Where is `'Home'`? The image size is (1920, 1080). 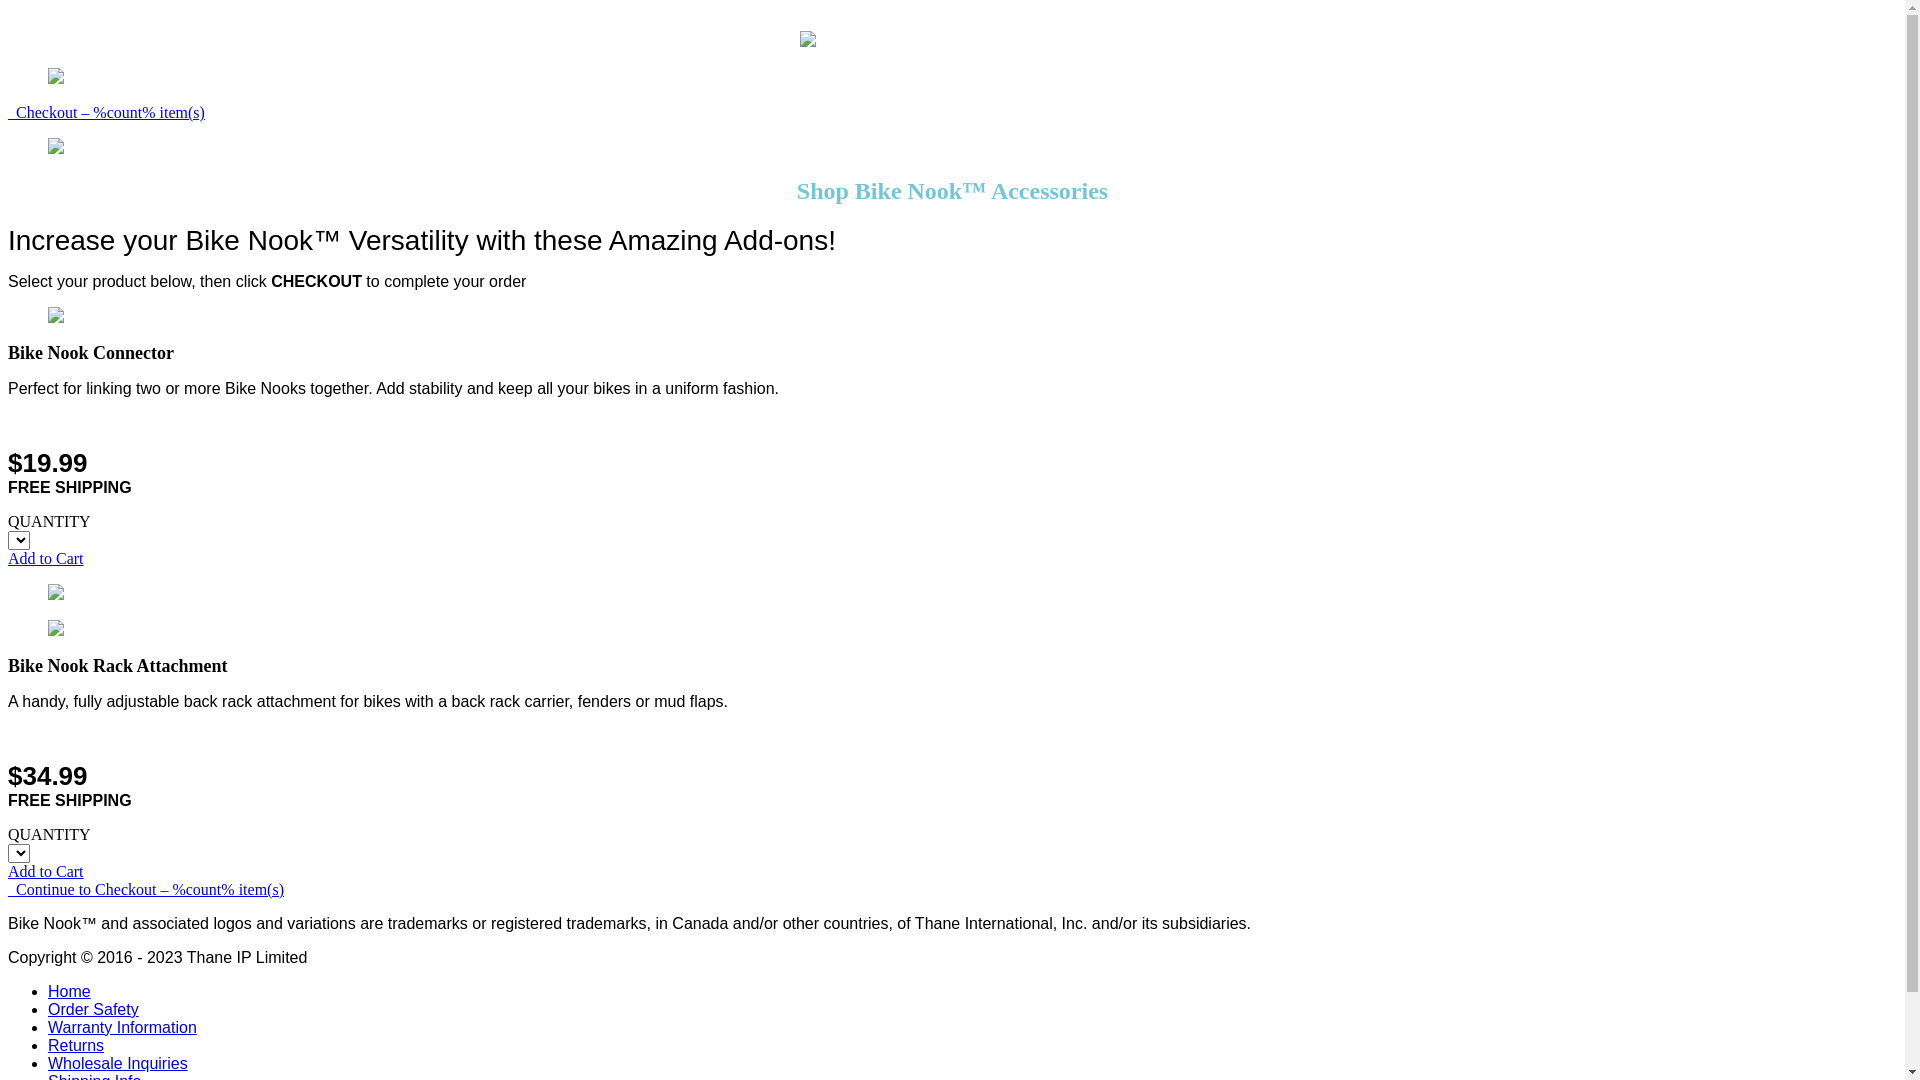 'Home' is located at coordinates (69, 991).